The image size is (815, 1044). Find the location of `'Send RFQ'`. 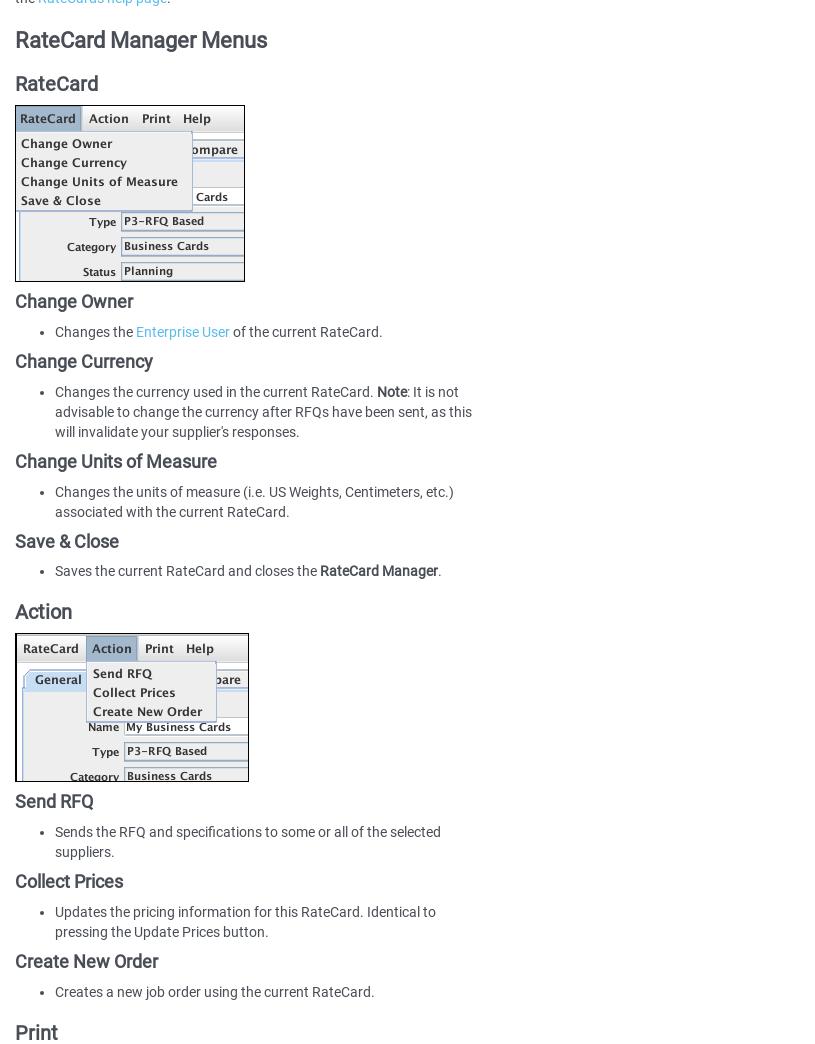

'Send RFQ' is located at coordinates (53, 800).